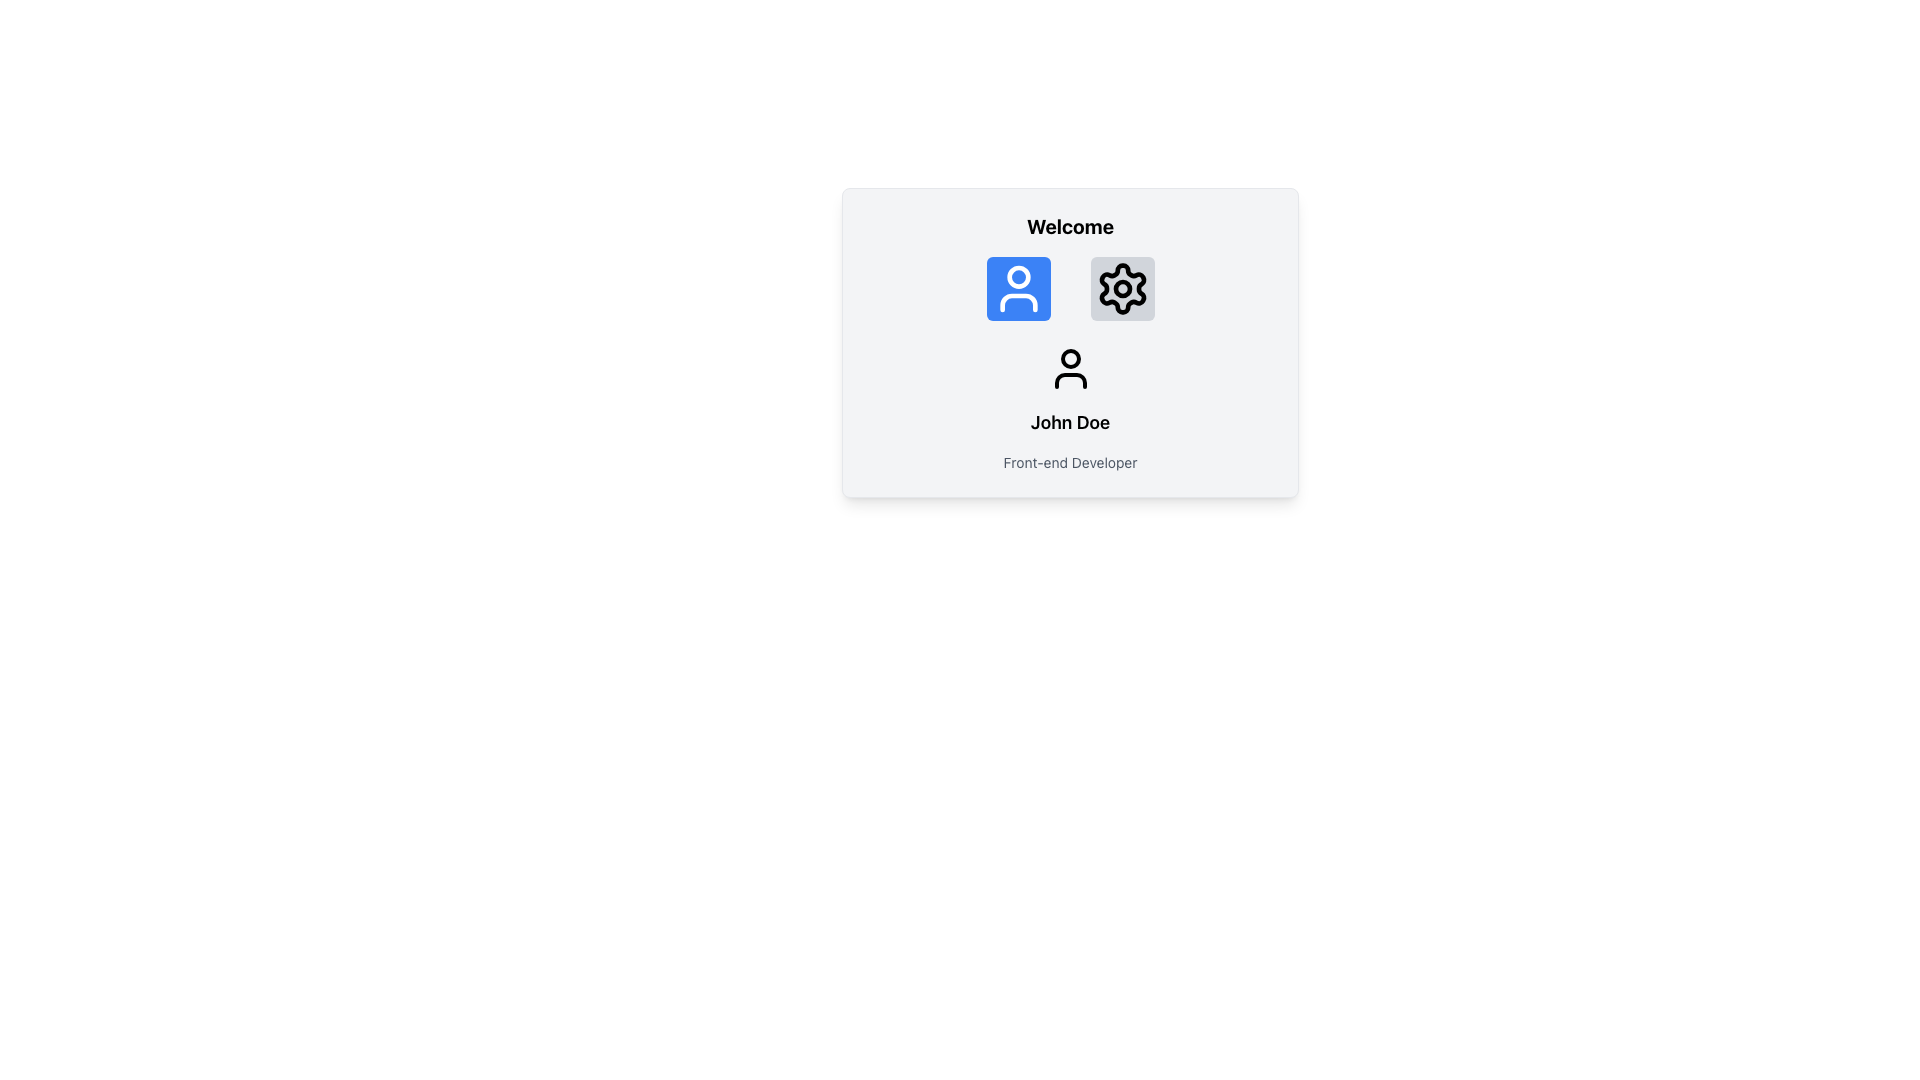  Describe the element at coordinates (1018, 277) in the screenshot. I see `the blue circular SVG icon that represents a user profile picture, located centrally within the profile icon on the left side of the gear icon` at that location.